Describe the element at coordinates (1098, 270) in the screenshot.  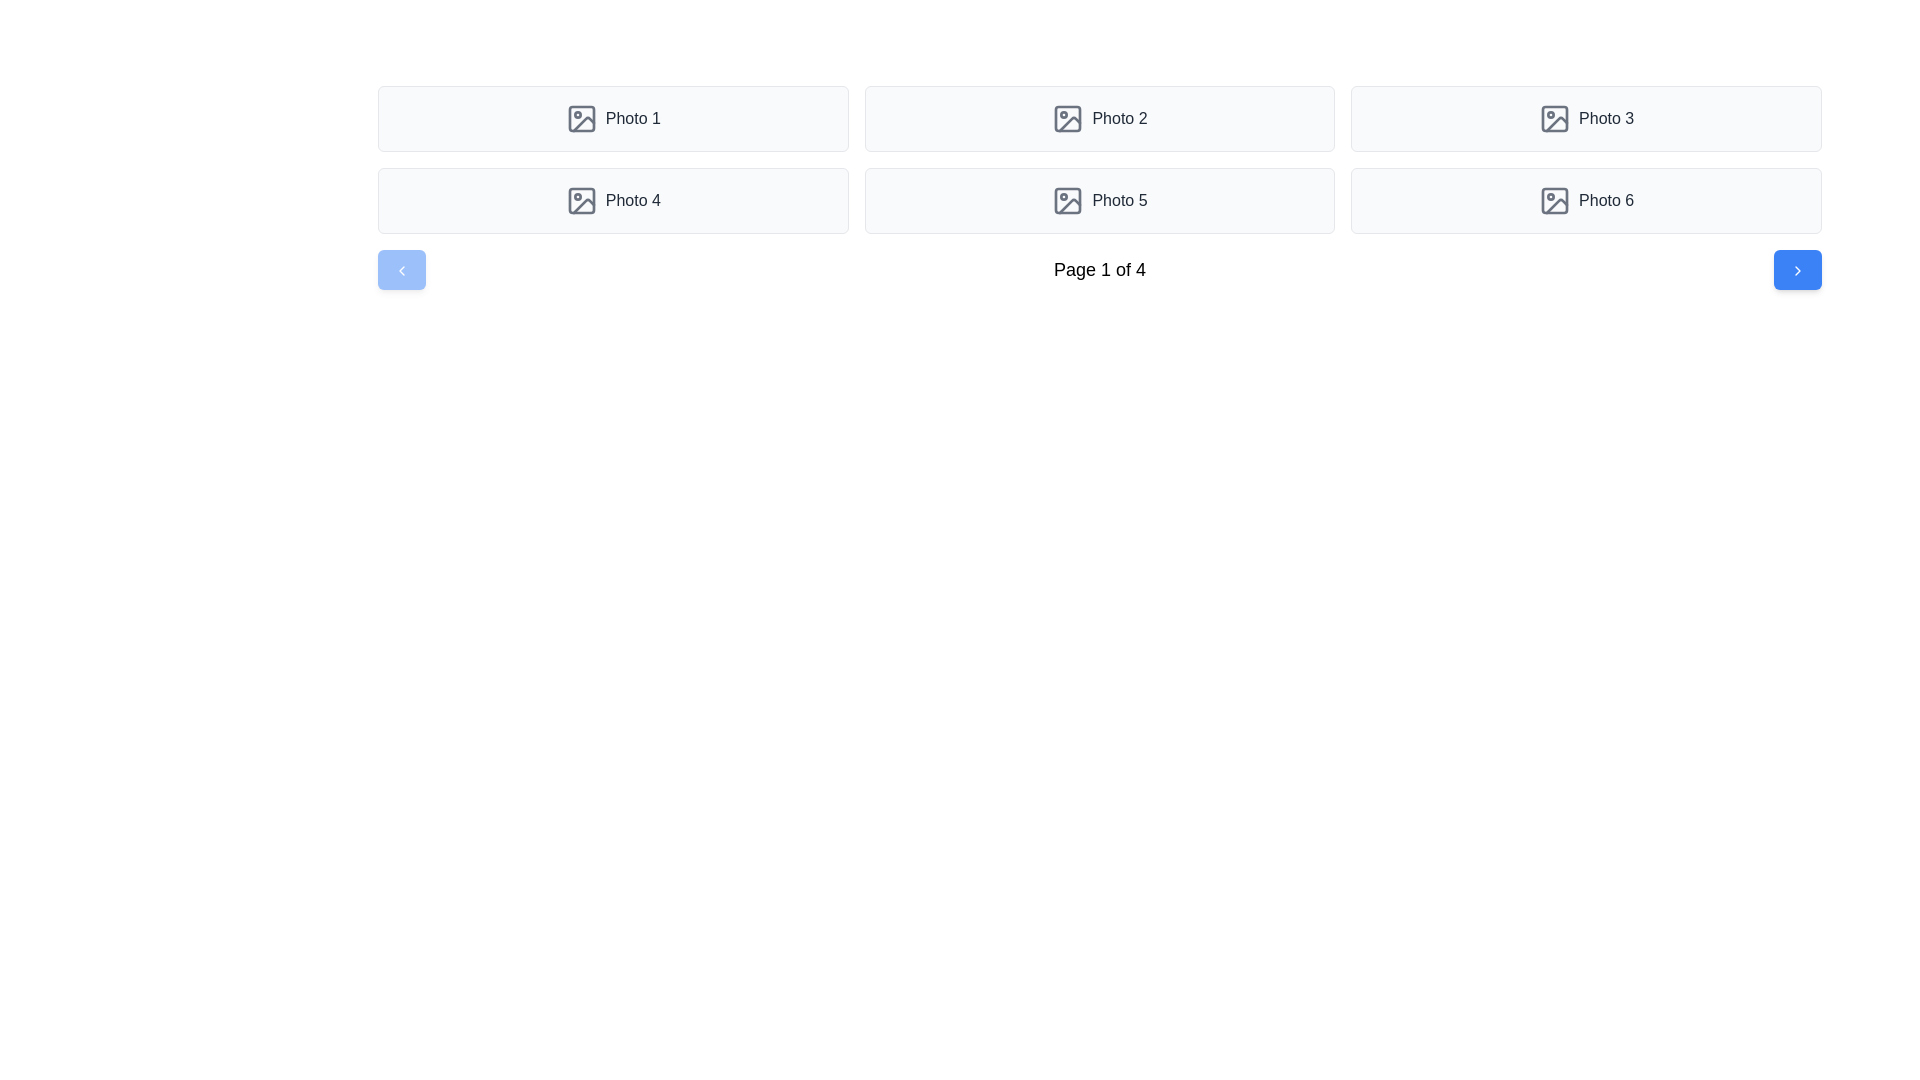
I see `static text displaying the current page number and total pages located at the bottom of the photo grid pagination control` at that location.